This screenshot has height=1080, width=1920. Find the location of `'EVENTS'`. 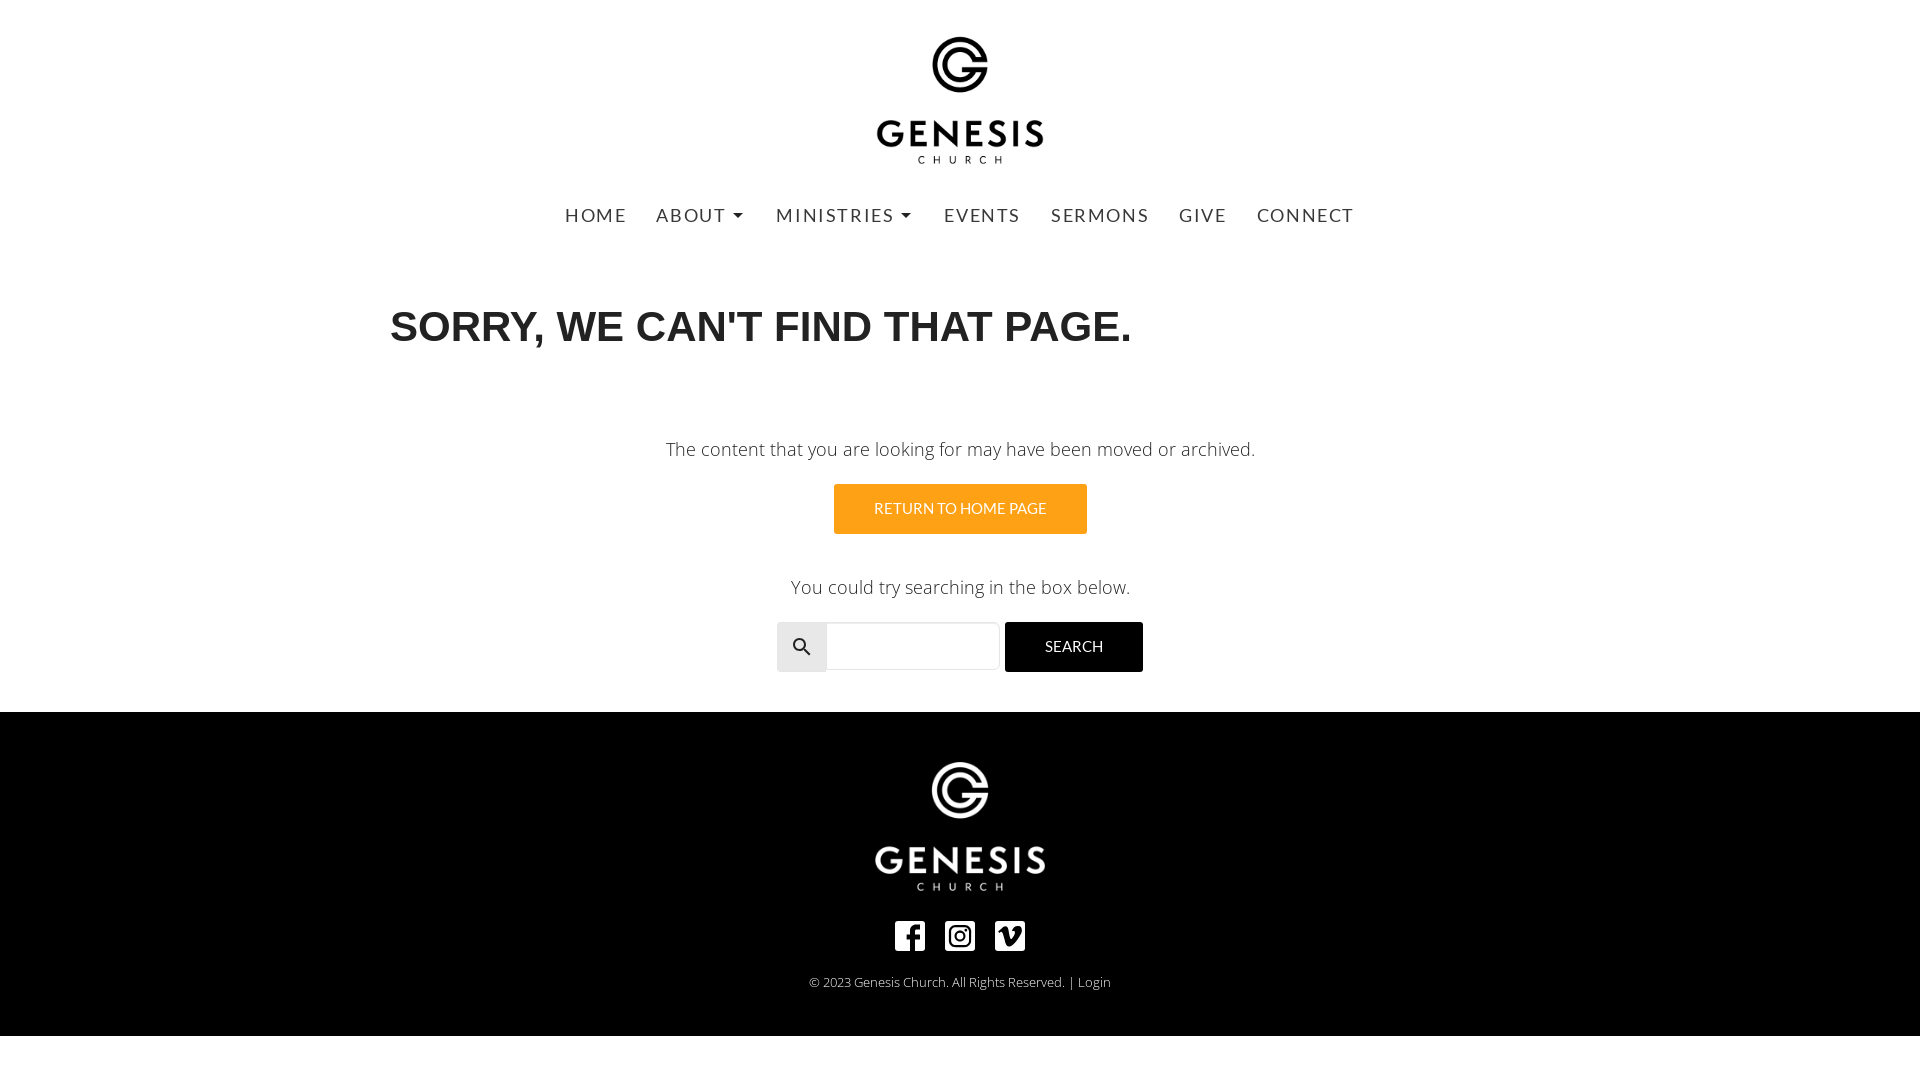

'EVENTS' is located at coordinates (943, 216).